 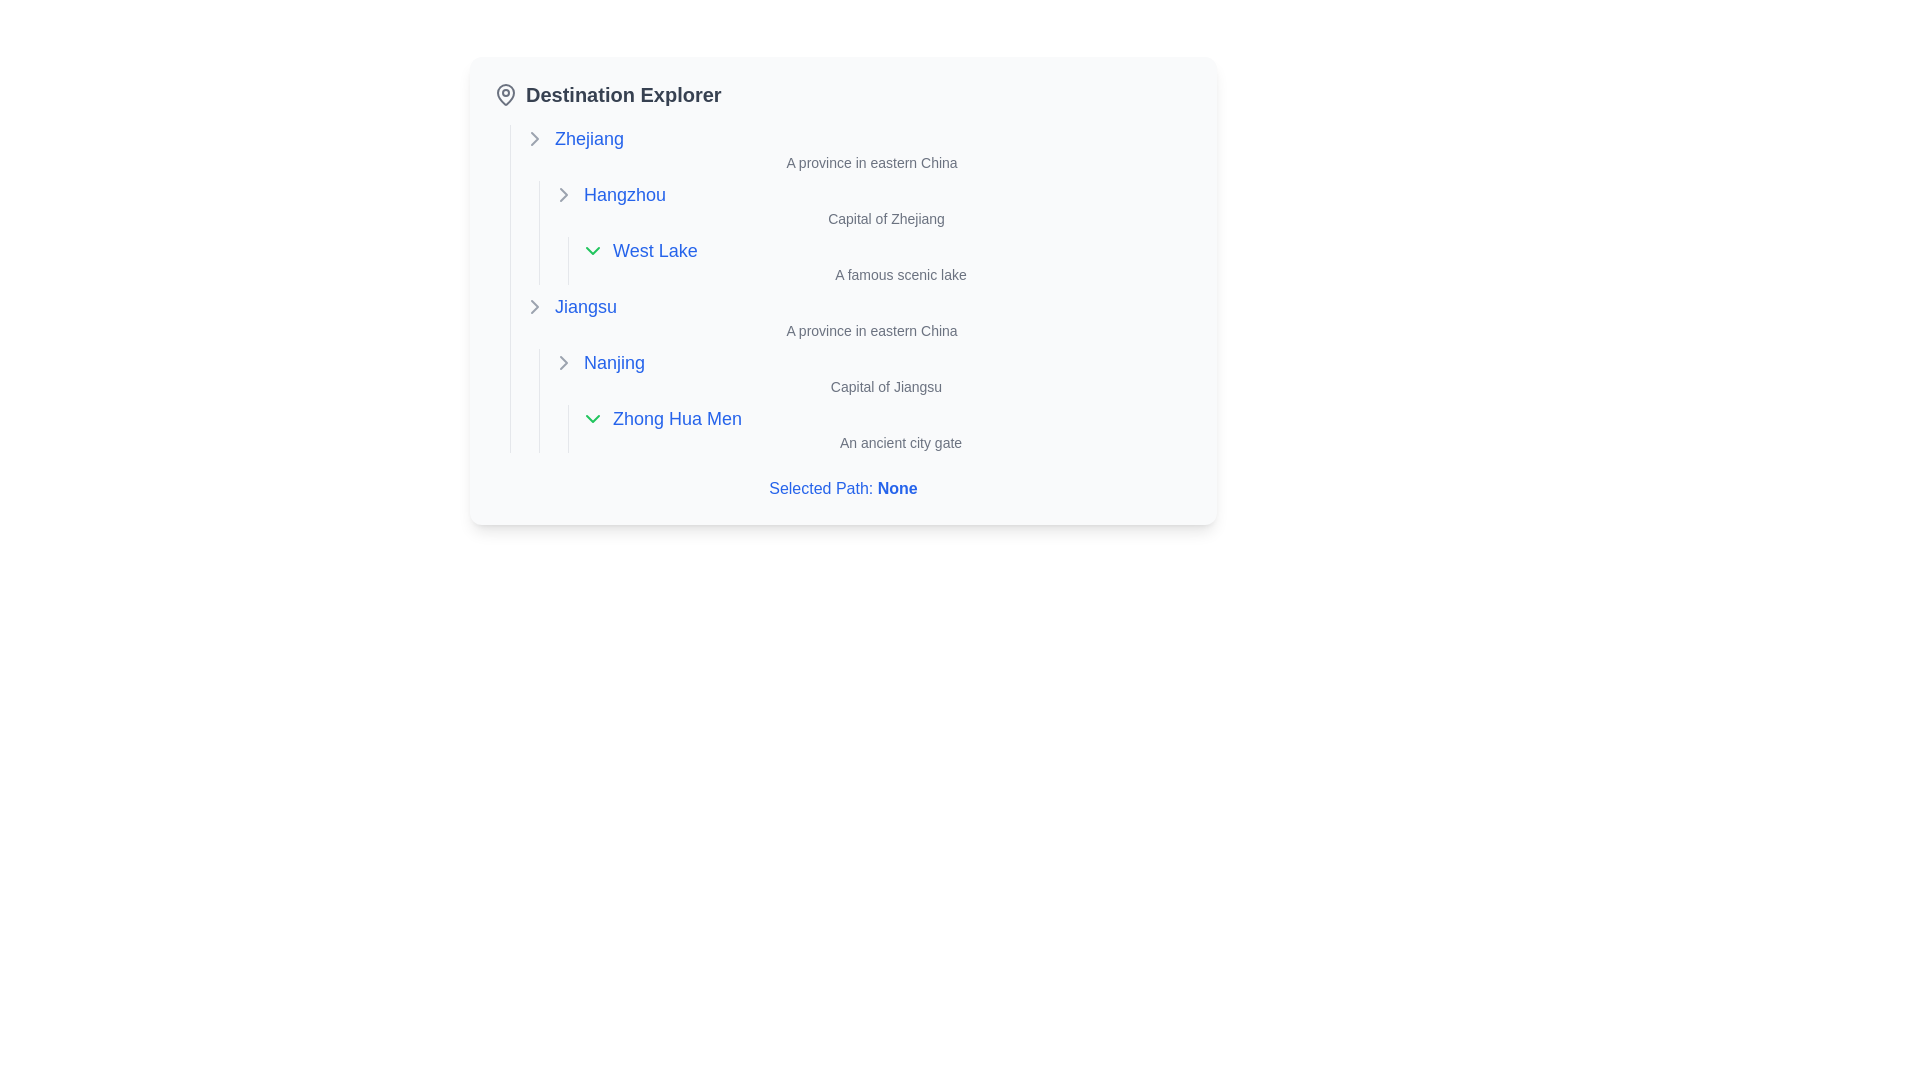 I want to click on the Dropdown control icon located, so click(x=592, y=249).